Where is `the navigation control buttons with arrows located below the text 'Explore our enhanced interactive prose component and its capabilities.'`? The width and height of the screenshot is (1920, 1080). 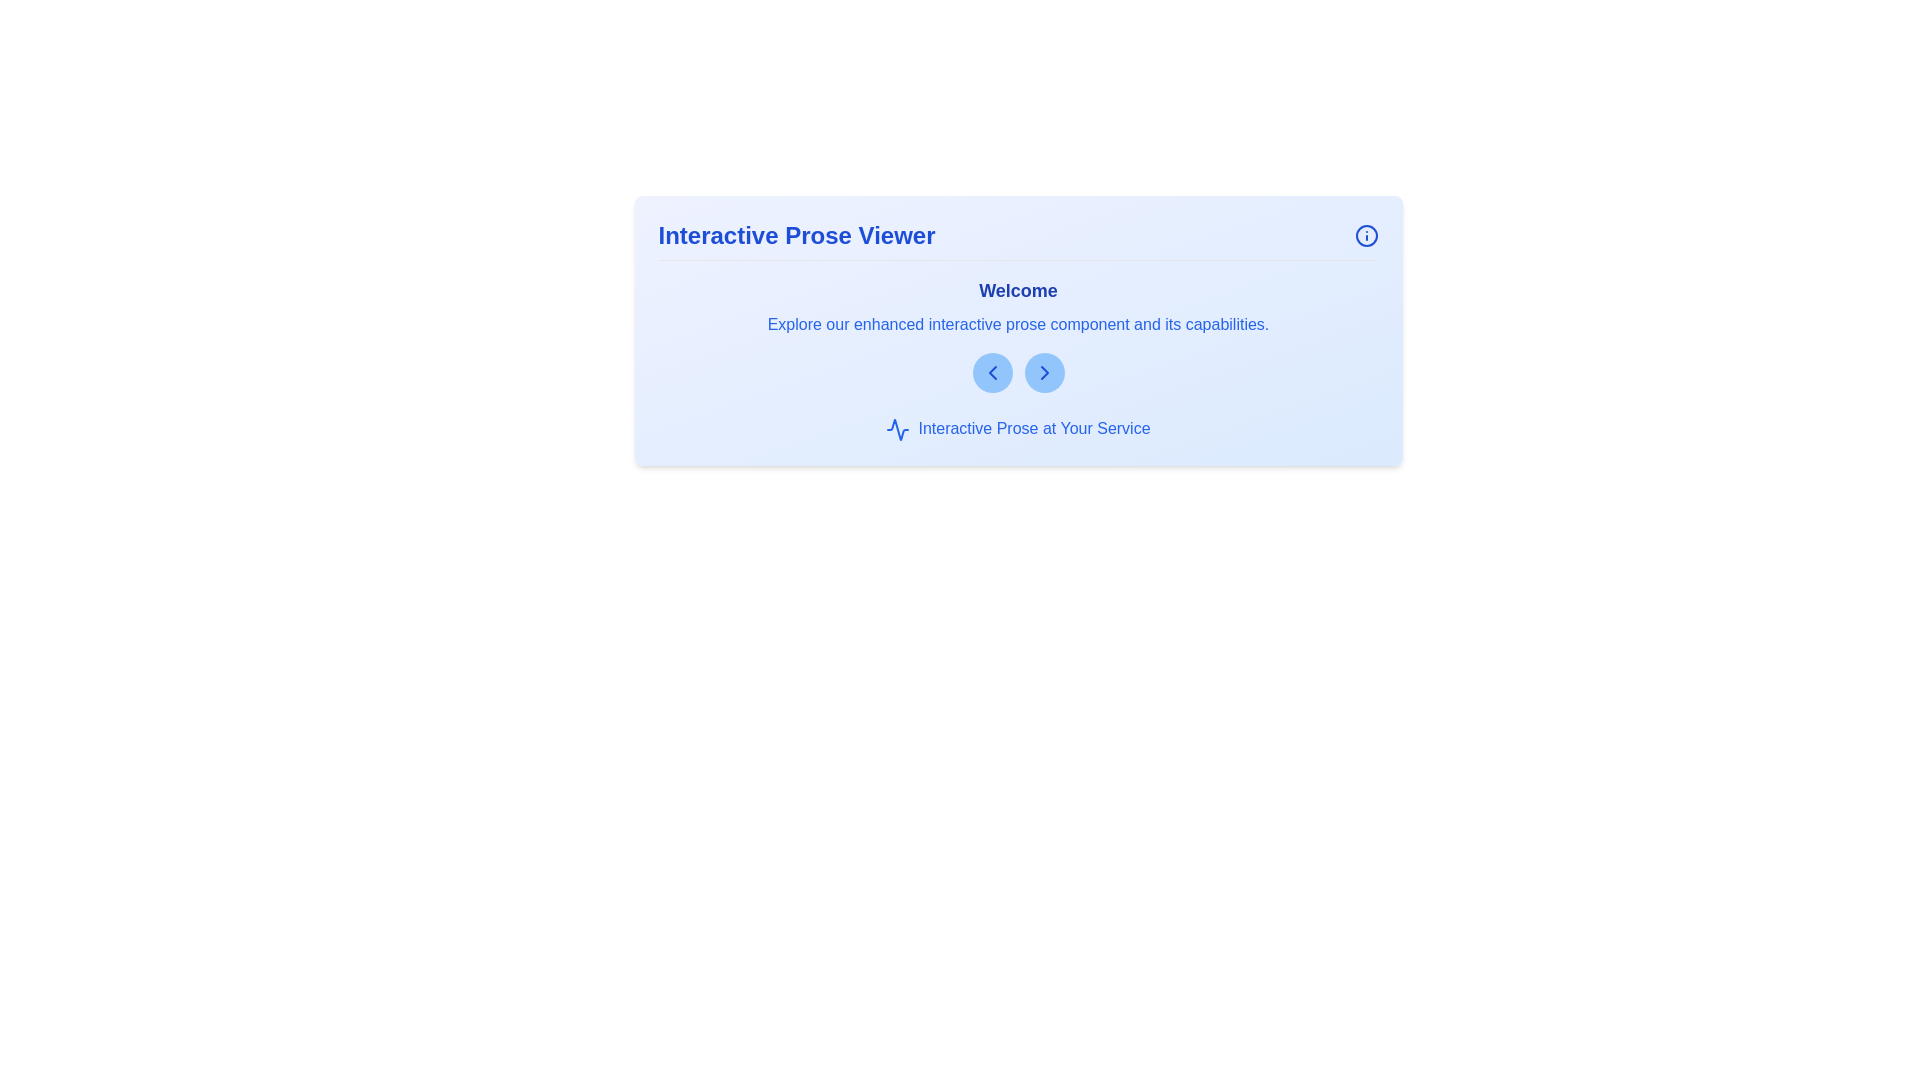 the navigation control buttons with arrows located below the text 'Explore our enhanced interactive prose component and its capabilities.' is located at coordinates (1018, 373).